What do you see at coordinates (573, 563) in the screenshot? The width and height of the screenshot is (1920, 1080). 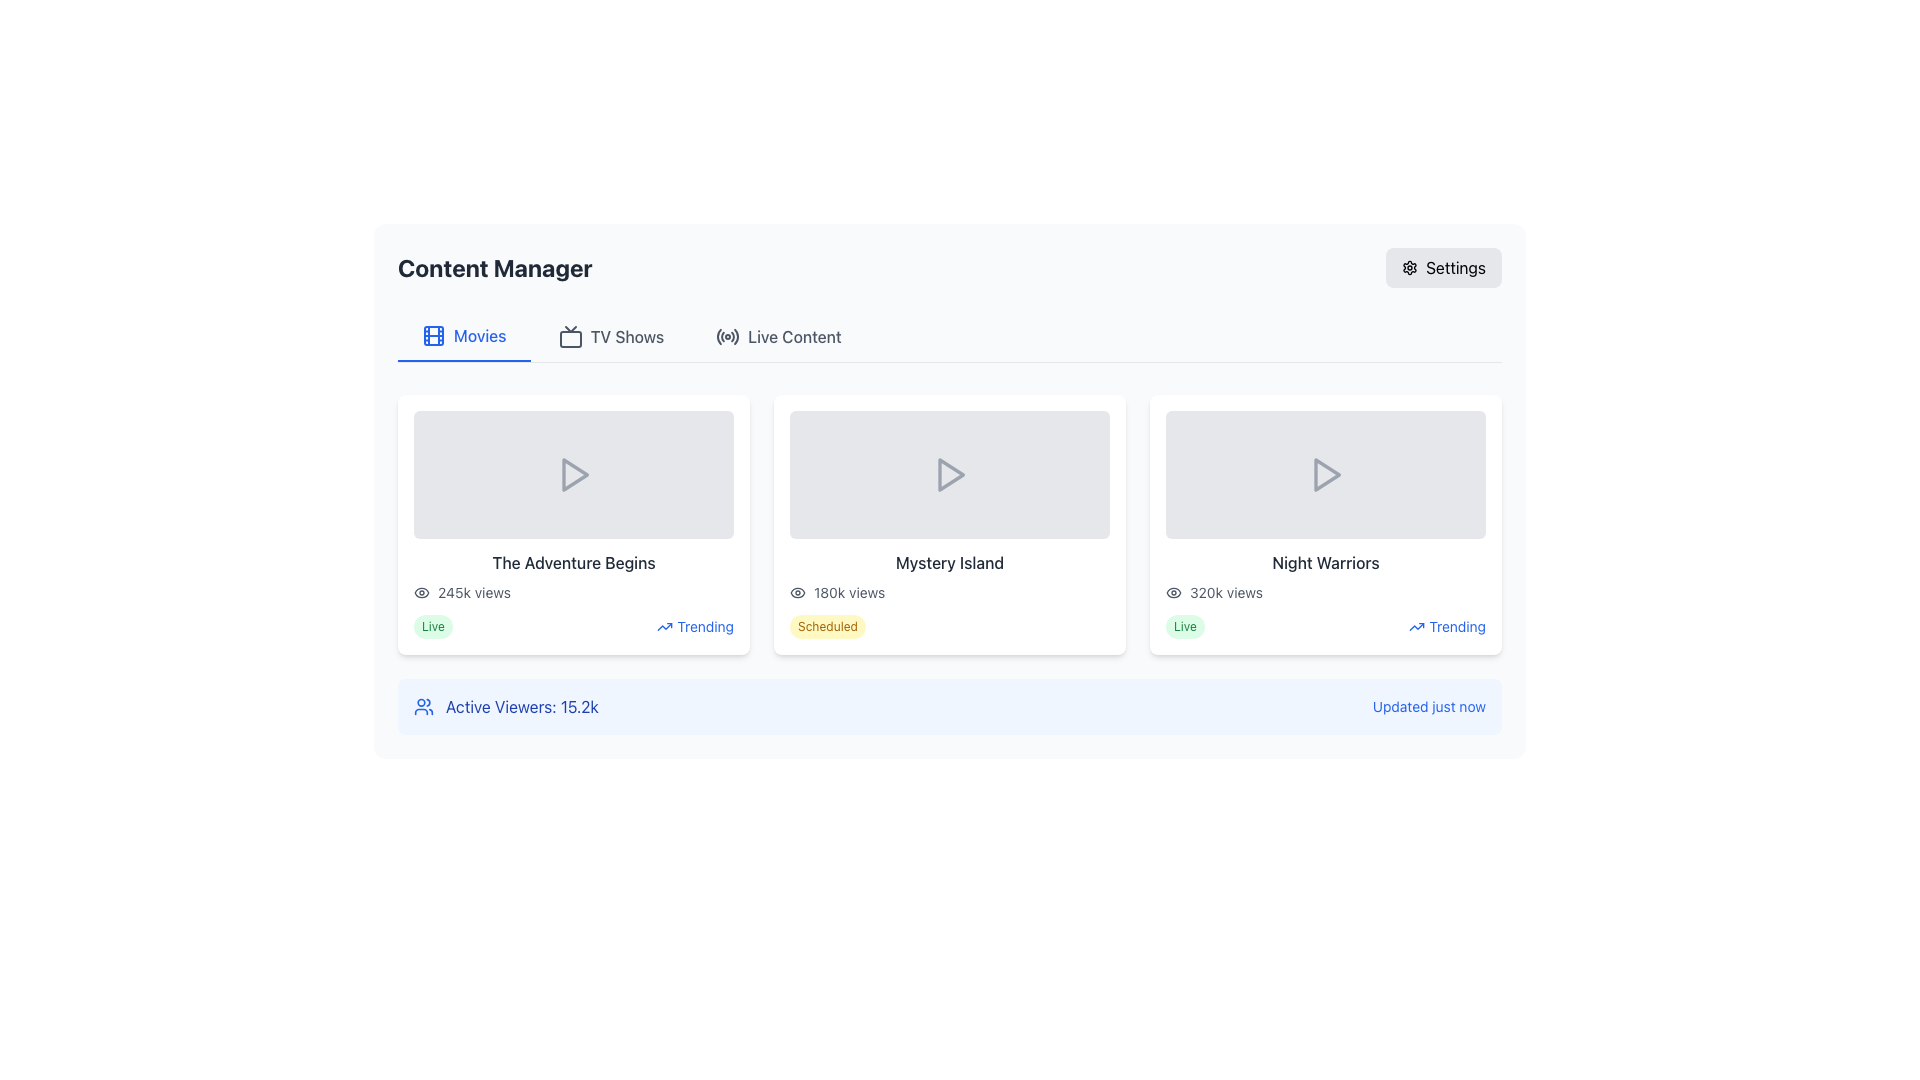 I see `the text label displaying 'The Adventure Begins' in a medium-sized, black font located within the first card of the horizontally aligned series of video cards under the 'Movies' tab` at bounding box center [573, 563].